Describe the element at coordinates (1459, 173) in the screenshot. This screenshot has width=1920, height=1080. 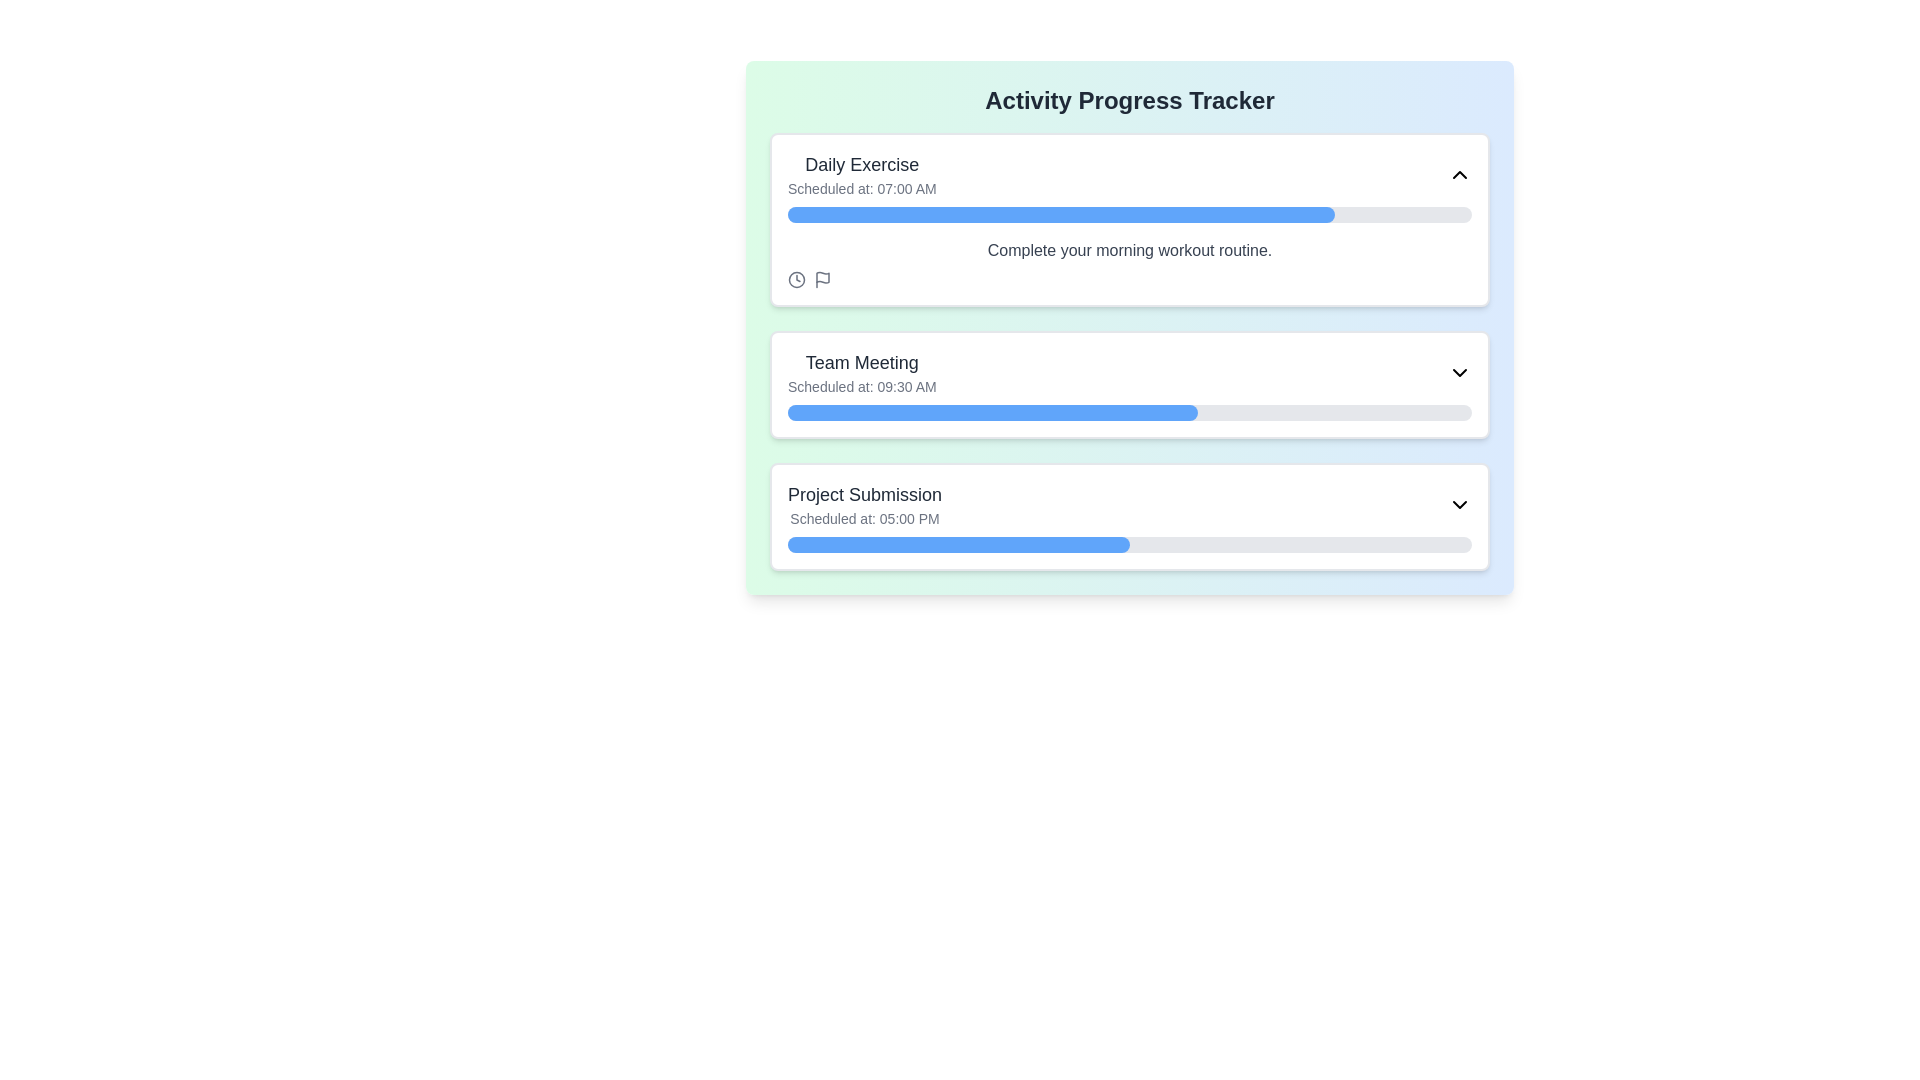
I see `the Chevron-Up icon in the top-right corner of the 'Daily Exercise' card` at that location.